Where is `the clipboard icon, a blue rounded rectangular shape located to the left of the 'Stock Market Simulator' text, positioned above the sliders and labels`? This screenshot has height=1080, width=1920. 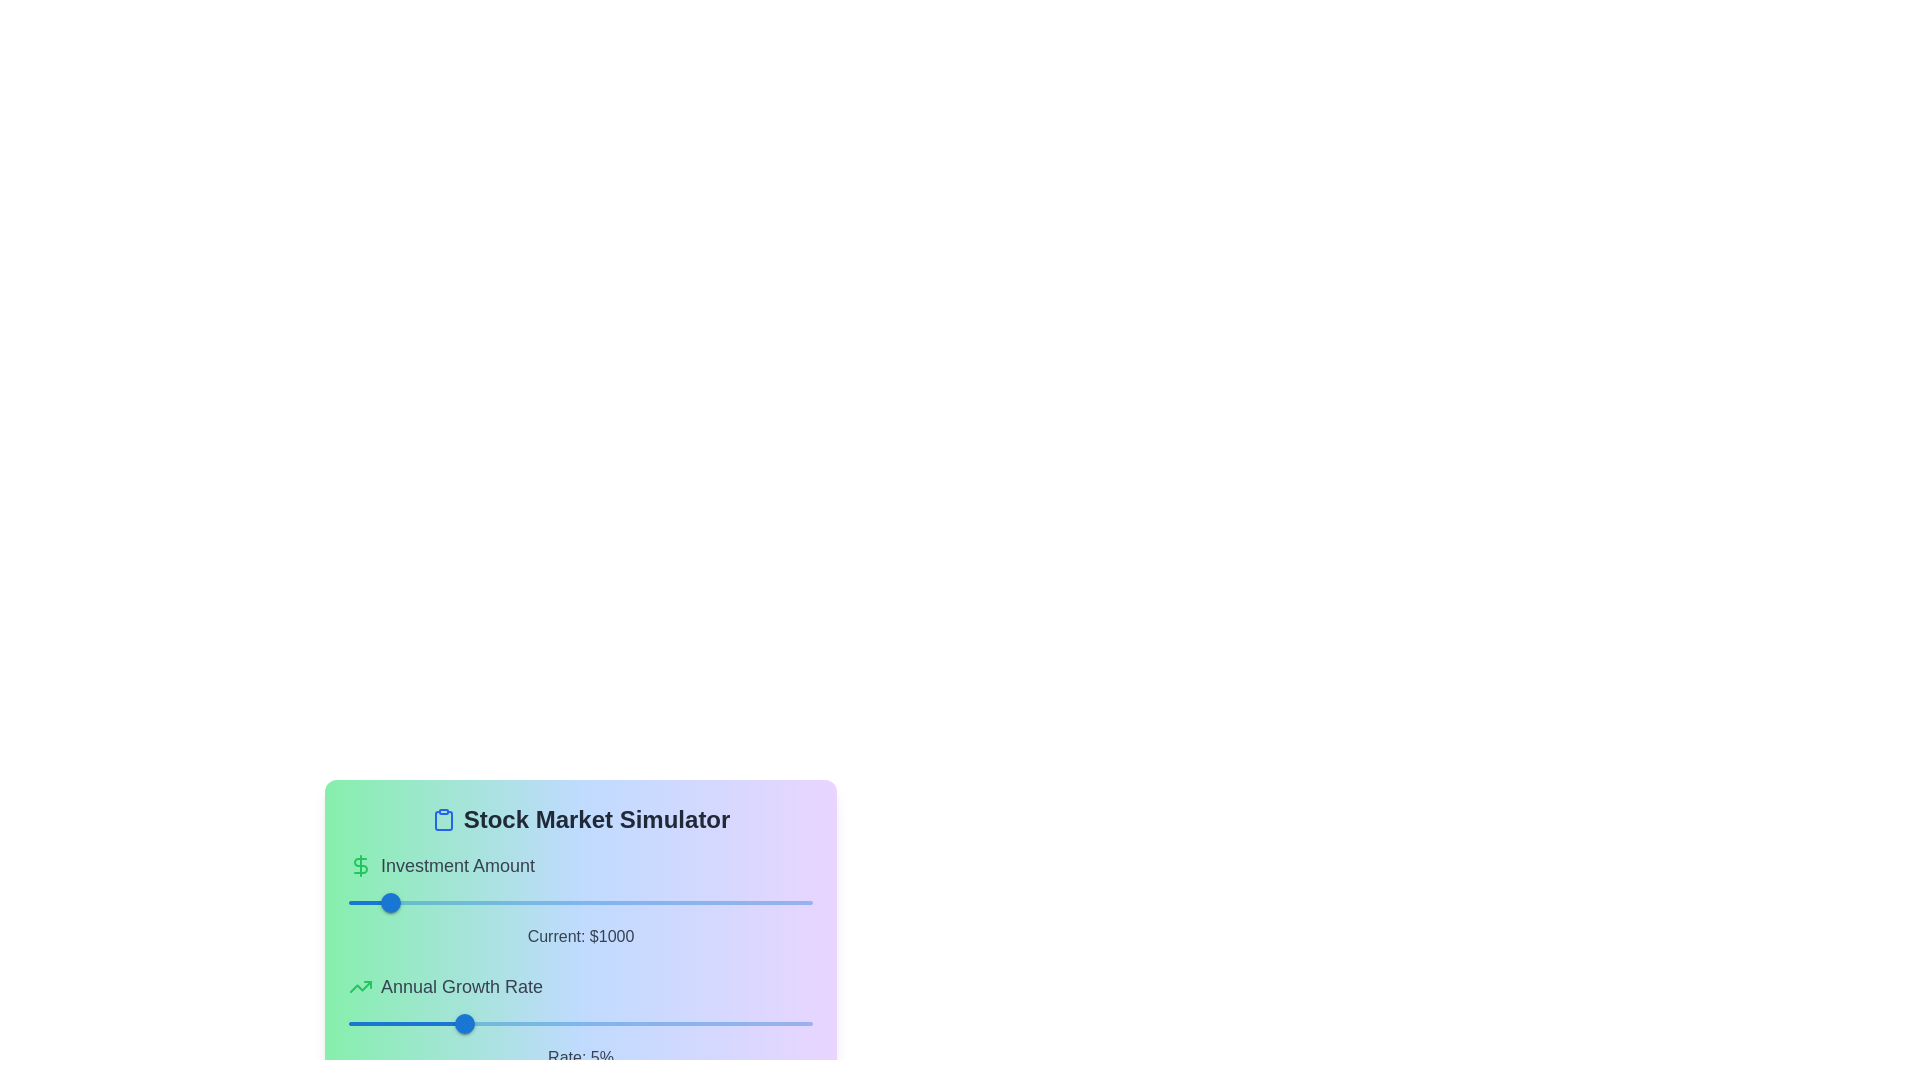 the clipboard icon, a blue rounded rectangular shape located to the left of the 'Stock Market Simulator' text, positioned above the sliders and labels is located at coordinates (442, 821).